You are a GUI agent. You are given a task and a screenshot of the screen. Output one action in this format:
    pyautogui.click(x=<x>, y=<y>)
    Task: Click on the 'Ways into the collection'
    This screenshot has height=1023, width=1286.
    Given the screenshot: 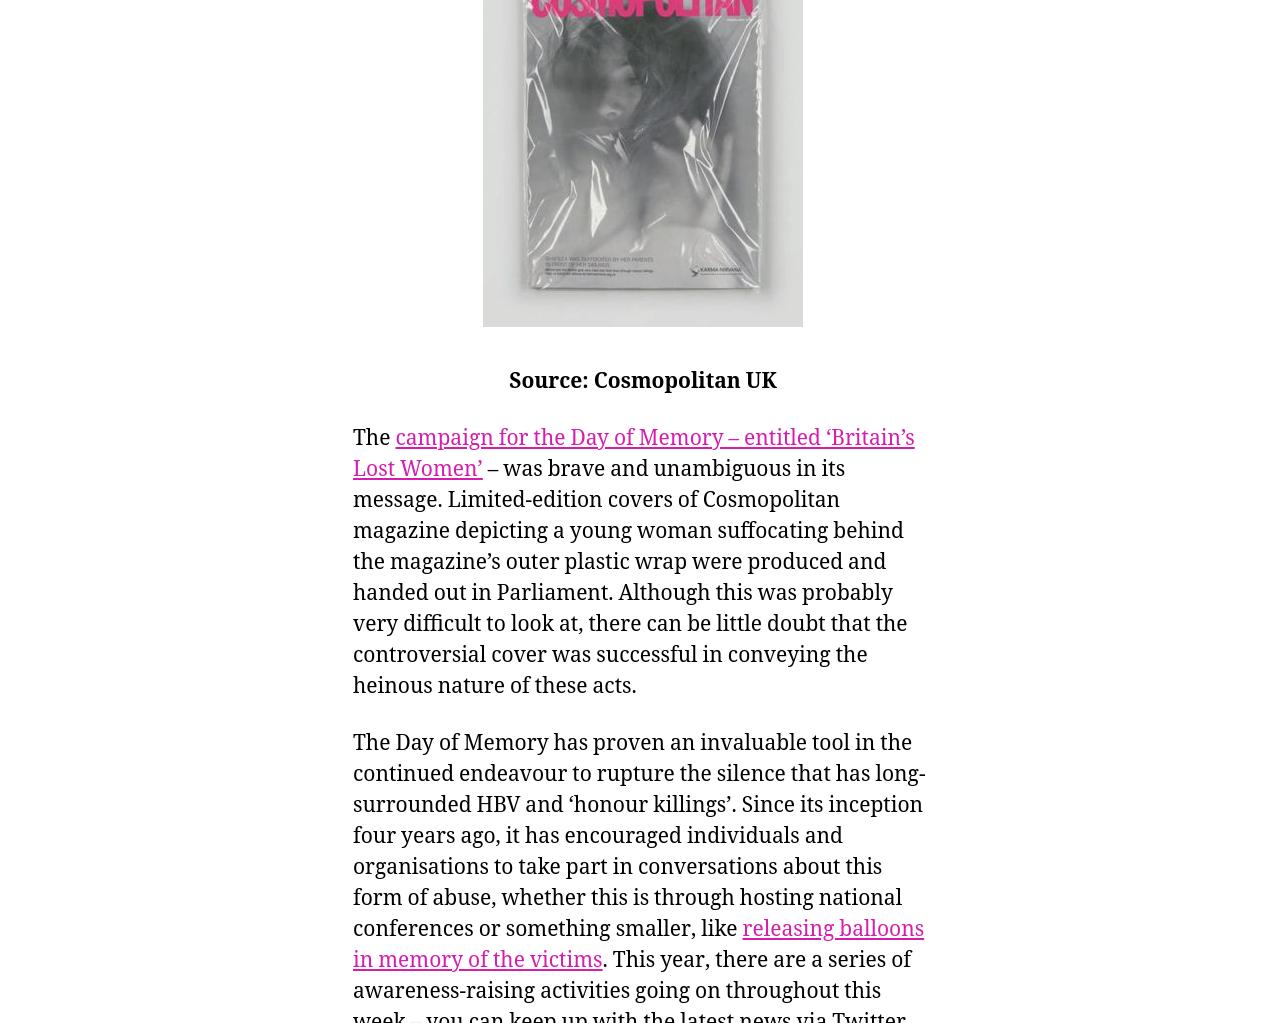 What is the action you would take?
    pyautogui.click(x=42, y=81)
    